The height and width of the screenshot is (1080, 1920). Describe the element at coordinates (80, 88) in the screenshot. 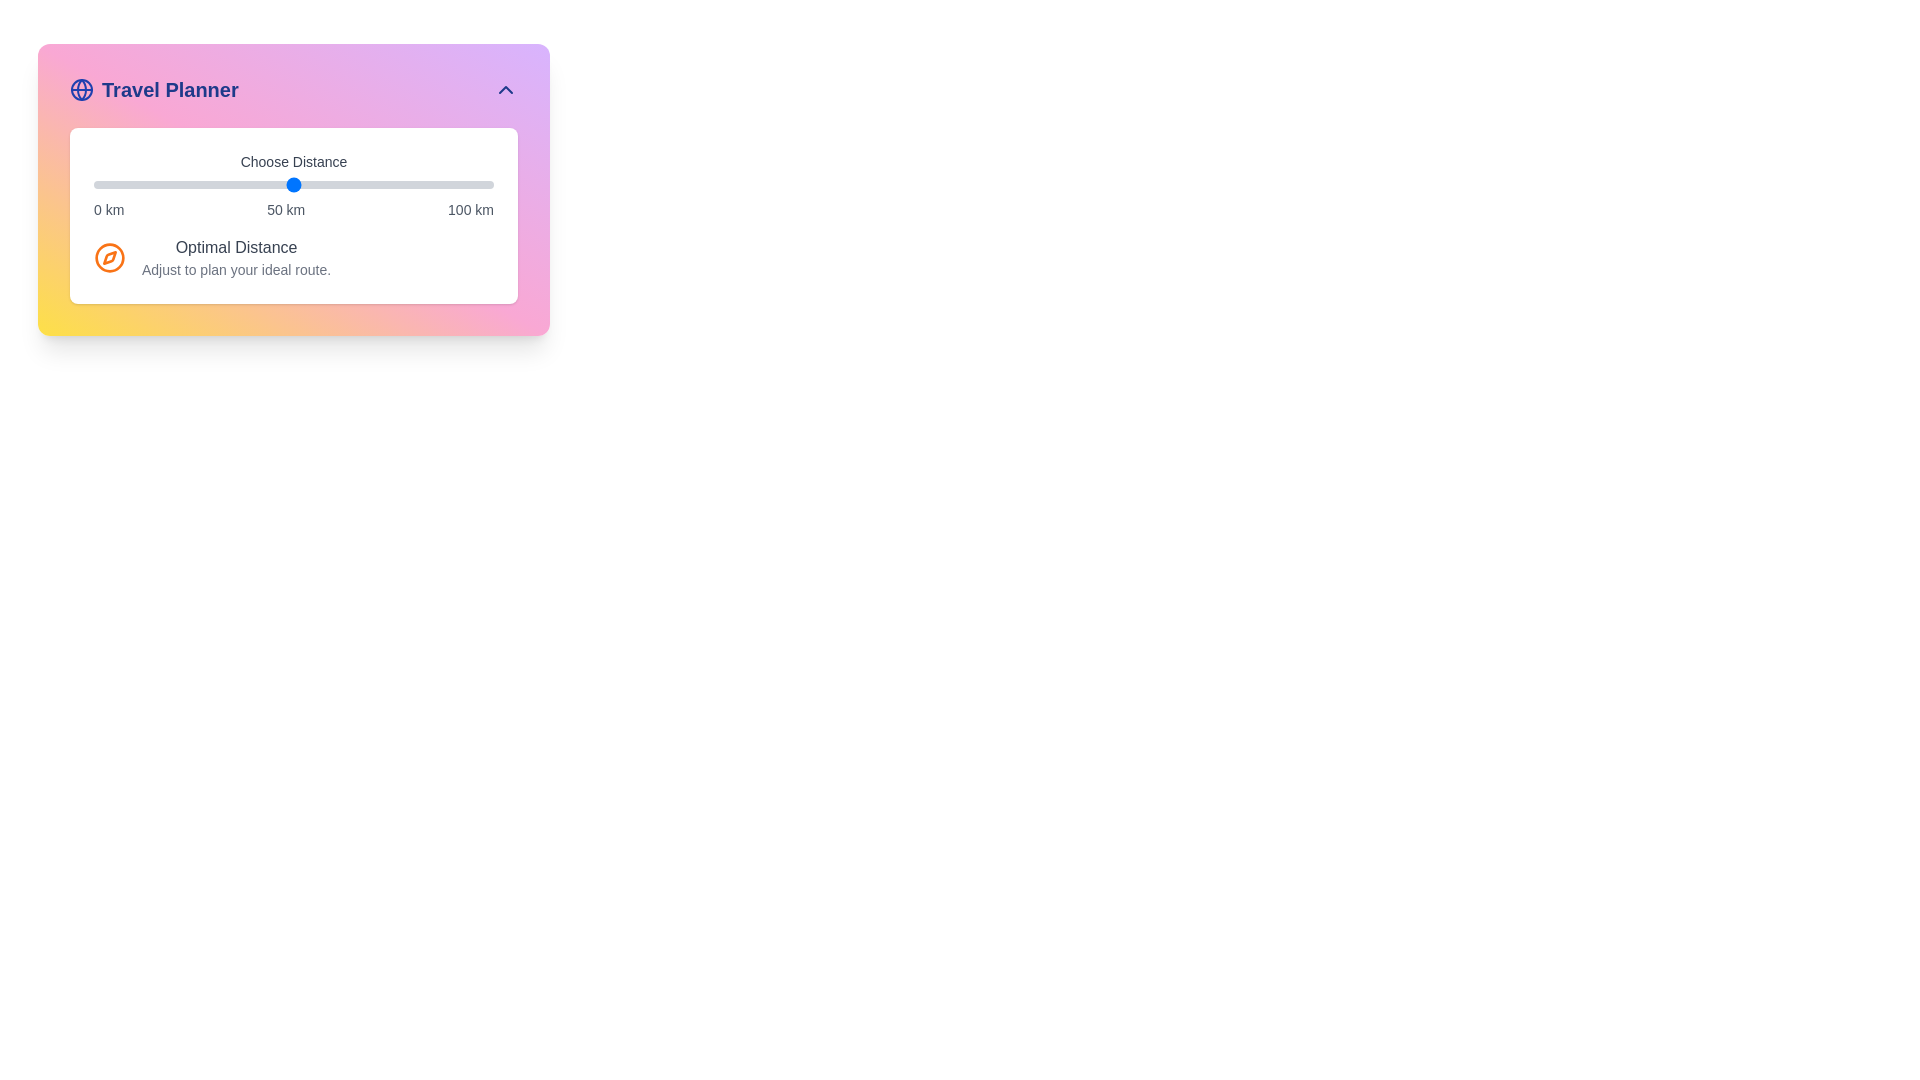

I see `the central circle of the globe icon SVG element, which is a vector graphic component with a radius of 10 units` at that location.